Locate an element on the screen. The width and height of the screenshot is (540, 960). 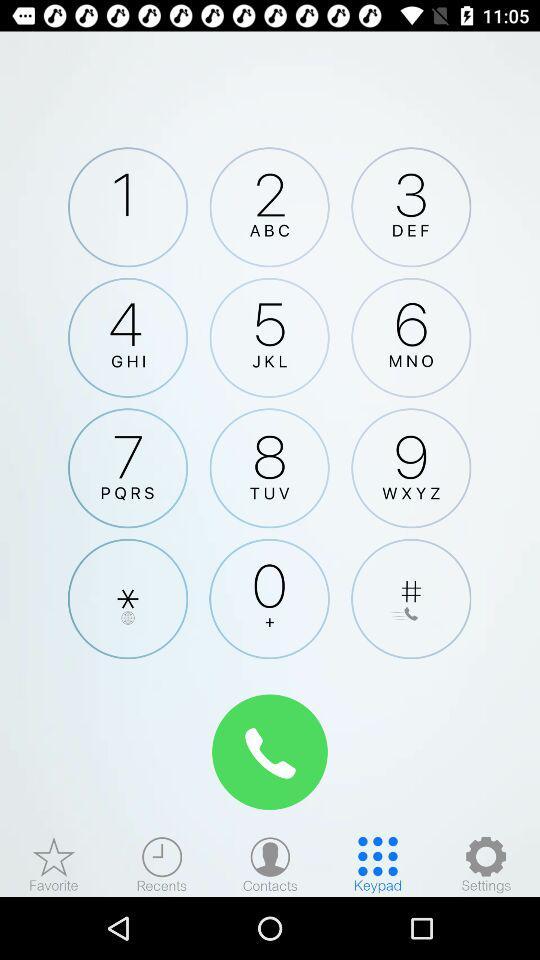
the star icon is located at coordinates (54, 863).